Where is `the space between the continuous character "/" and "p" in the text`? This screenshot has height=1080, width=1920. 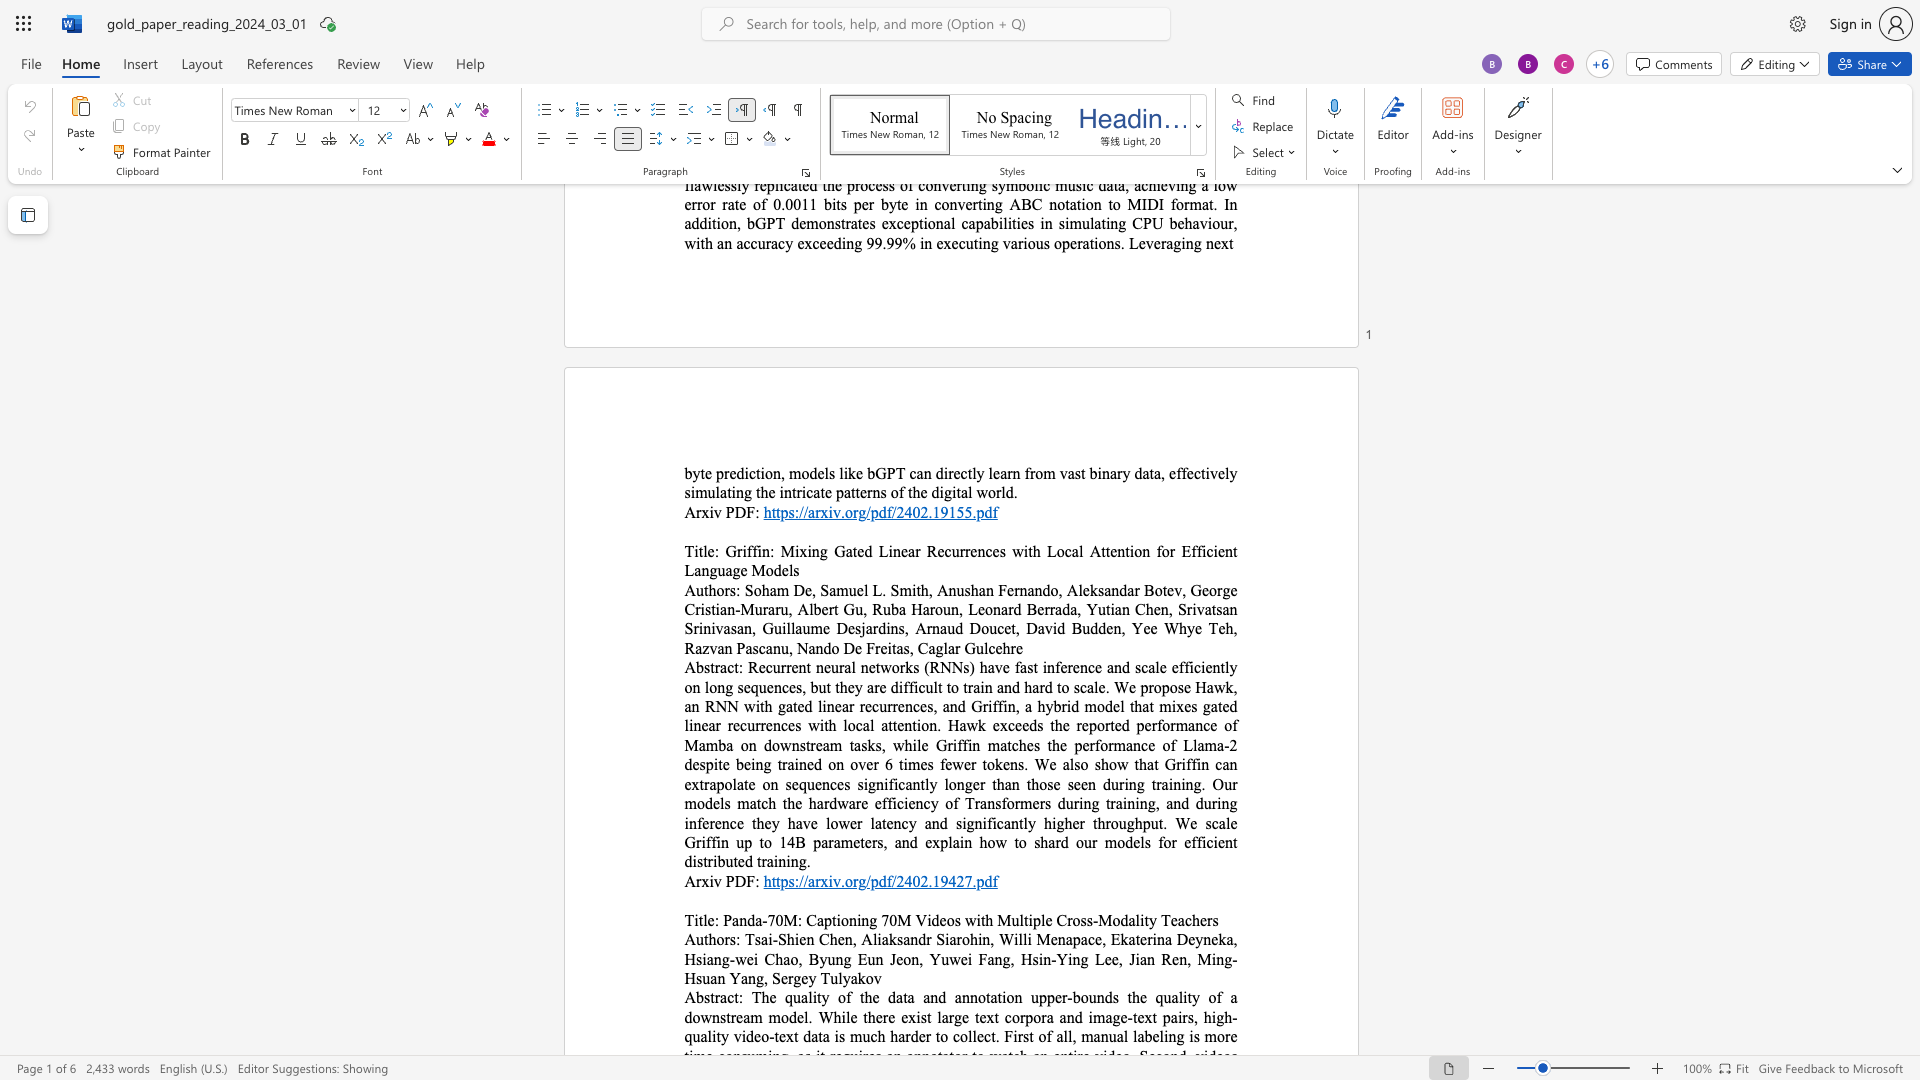
the space between the continuous character "/" and "p" in the text is located at coordinates (871, 880).